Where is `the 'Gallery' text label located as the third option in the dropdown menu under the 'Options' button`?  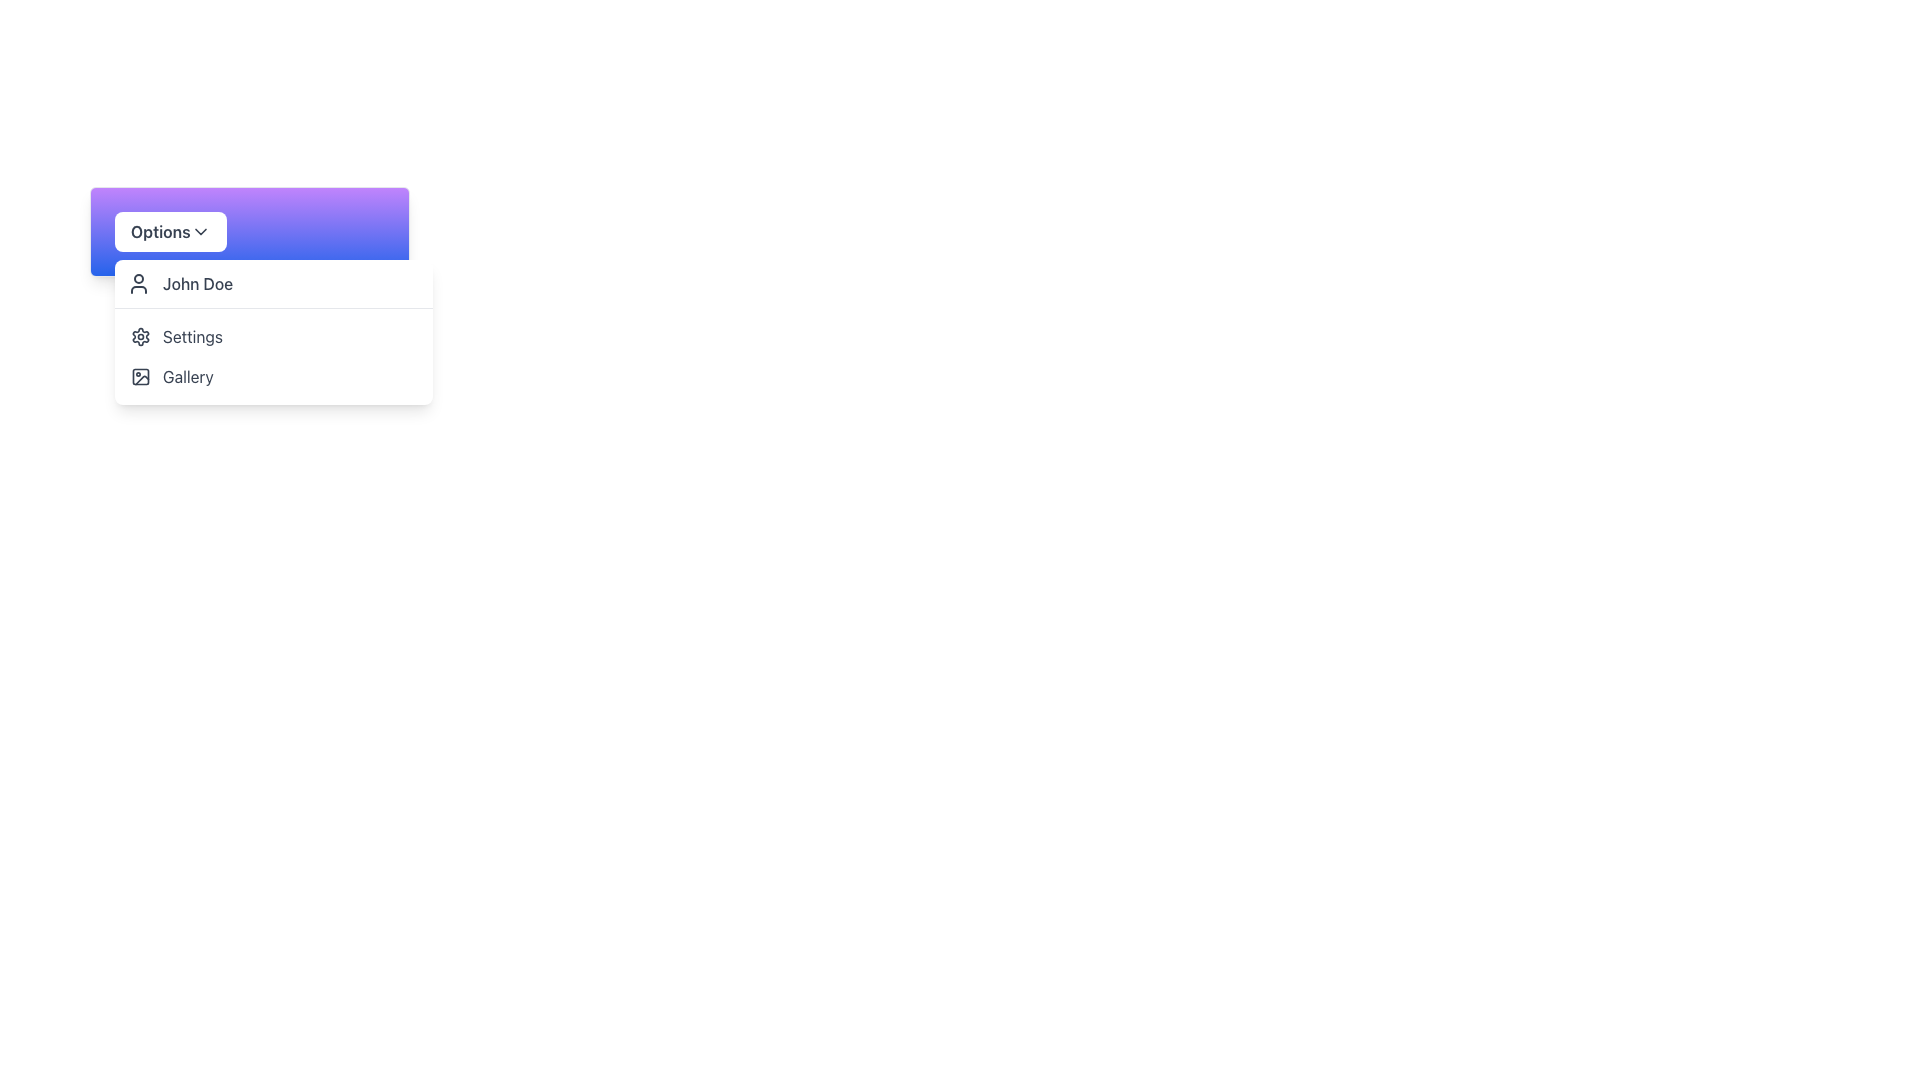 the 'Gallery' text label located as the third option in the dropdown menu under the 'Options' button is located at coordinates (188, 377).